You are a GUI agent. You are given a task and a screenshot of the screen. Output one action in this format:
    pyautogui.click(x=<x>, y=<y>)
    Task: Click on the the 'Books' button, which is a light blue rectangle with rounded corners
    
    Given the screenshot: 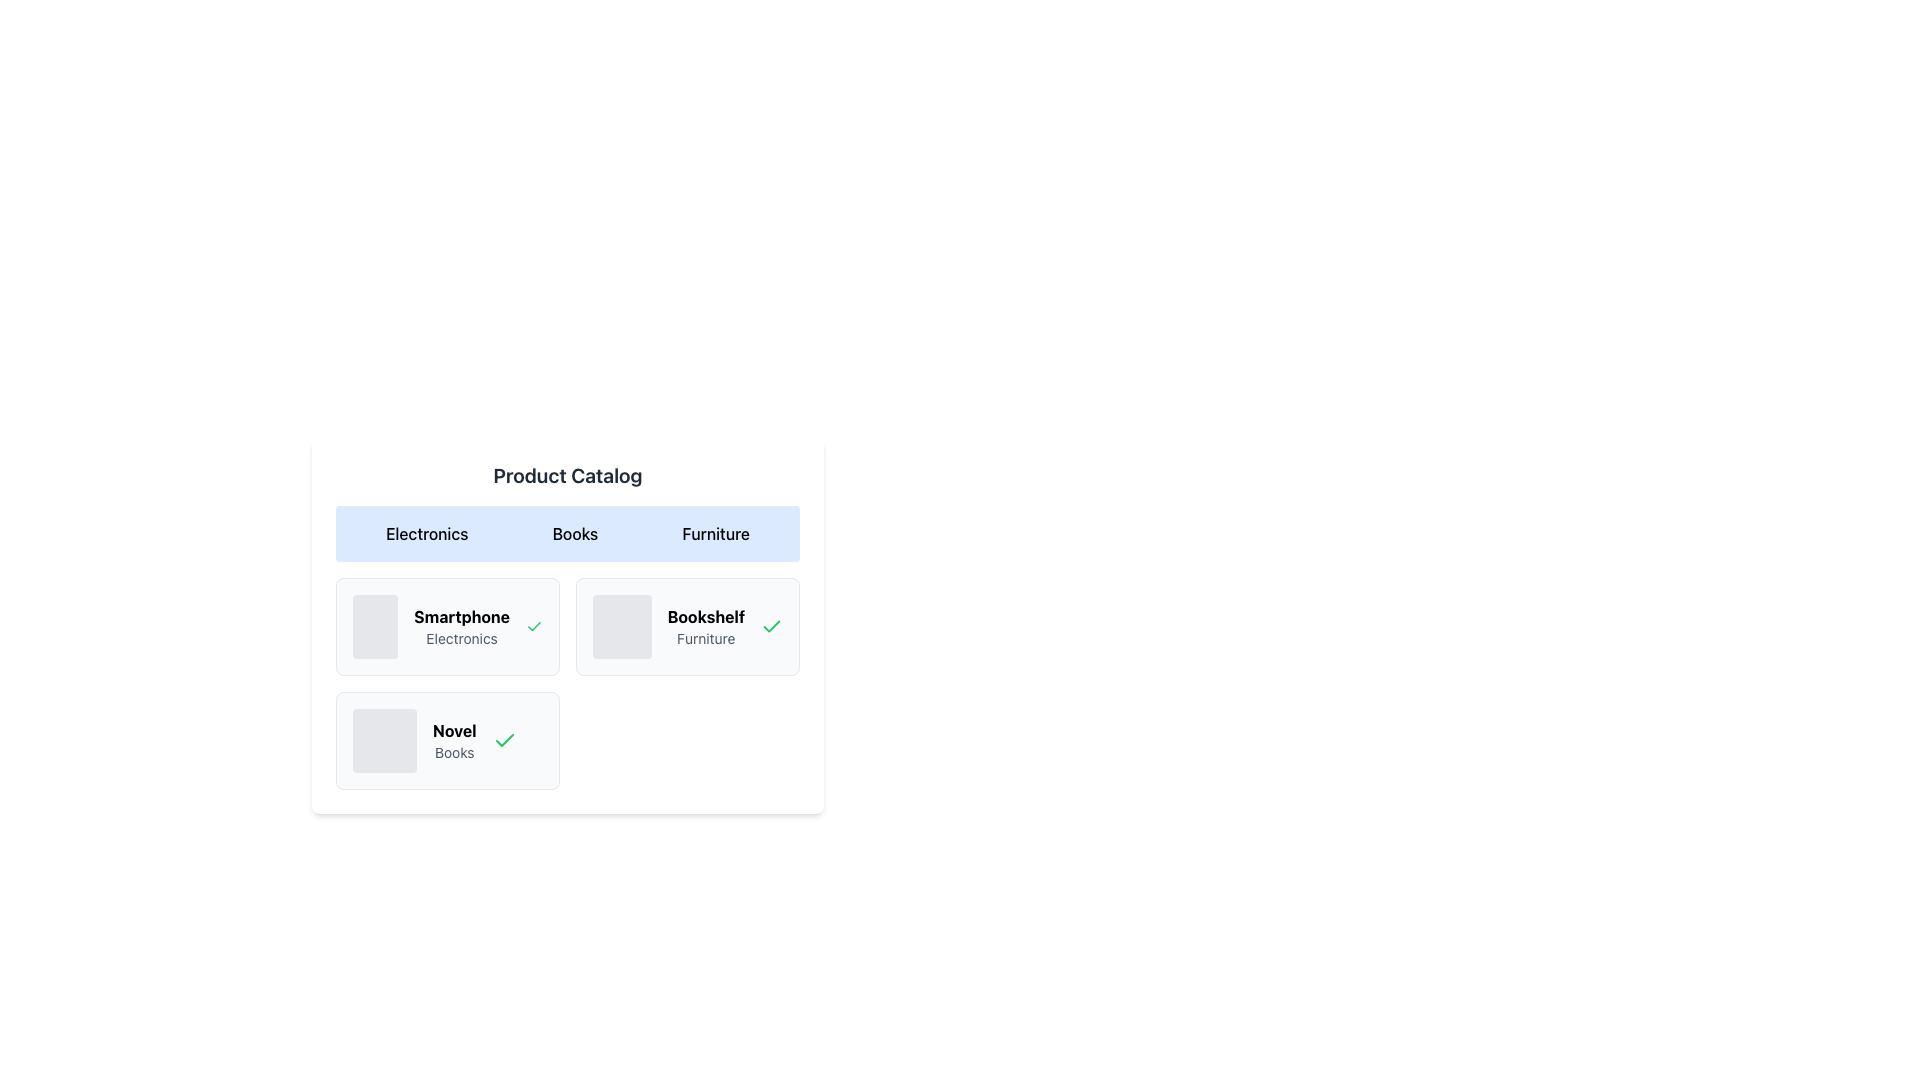 What is the action you would take?
    pyautogui.click(x=574, y=532)
    